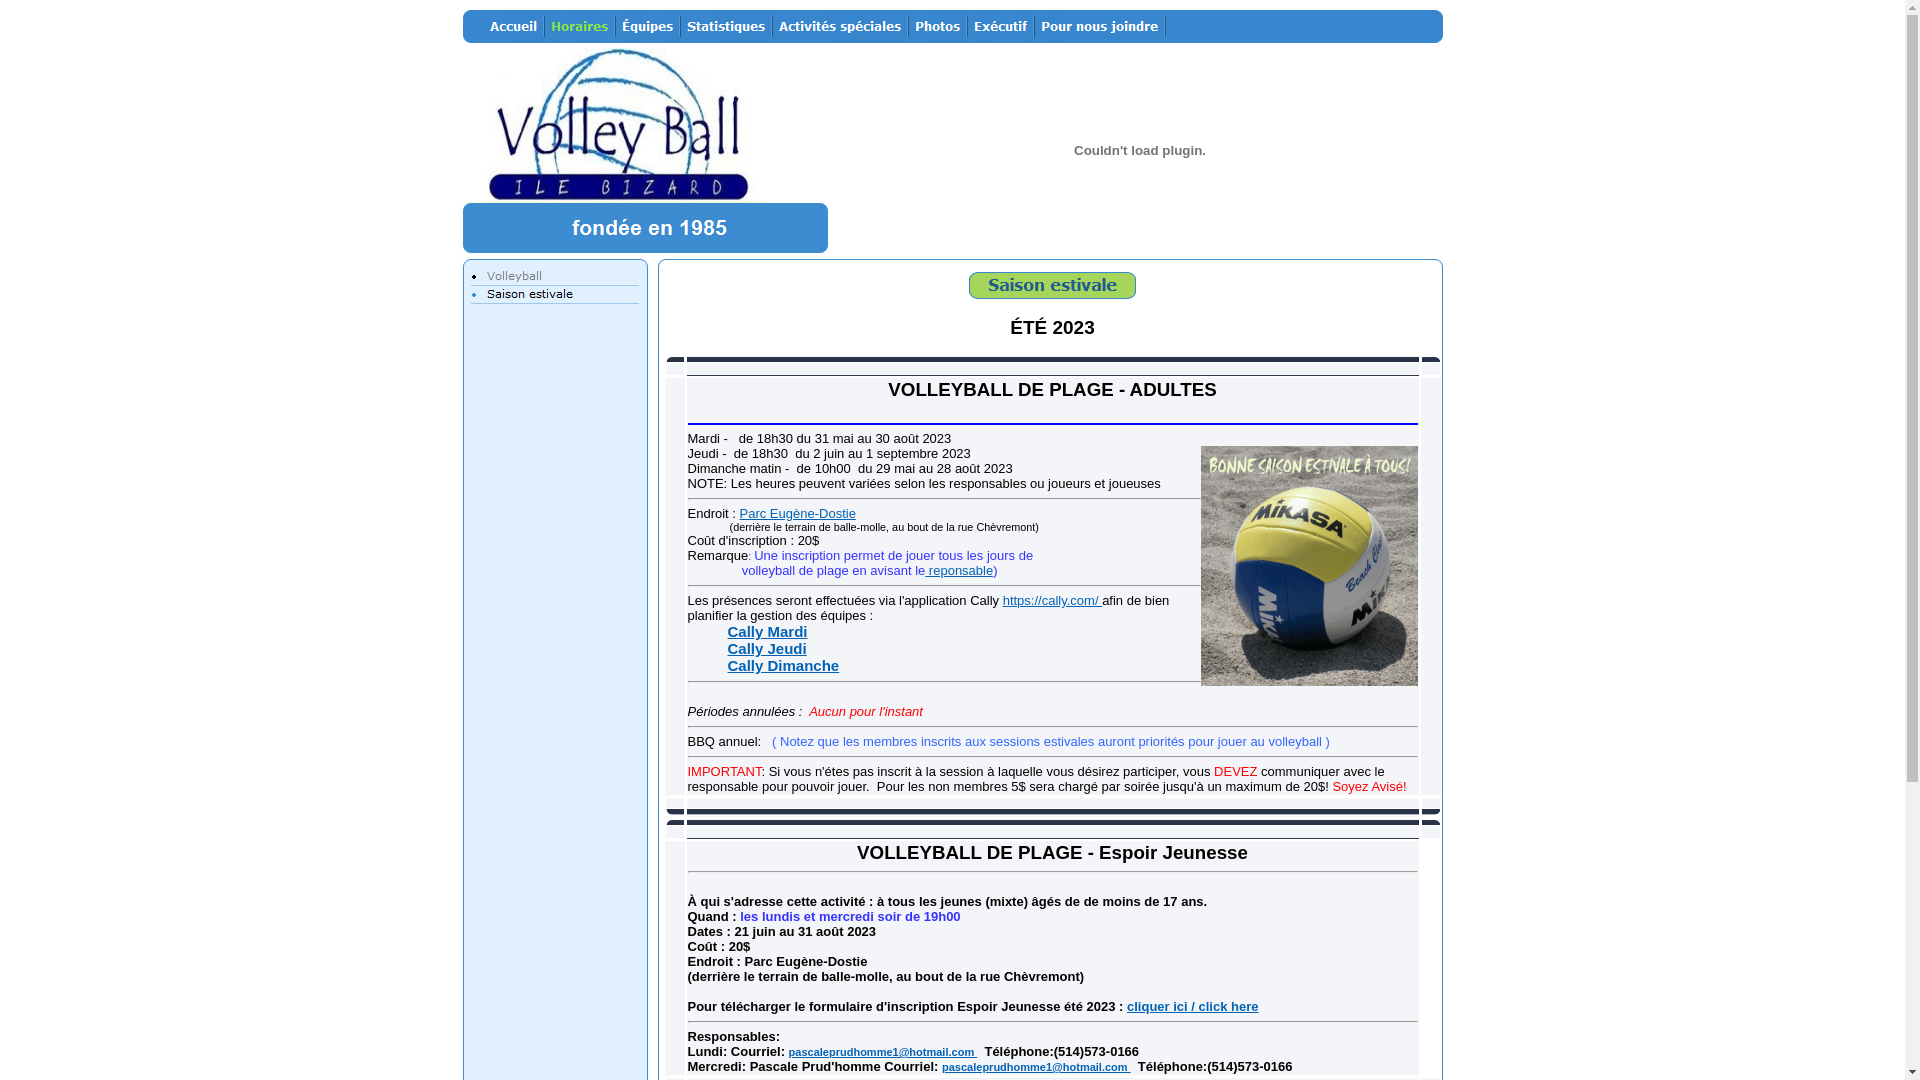 The width and height of the screenshot is (1920, 1080). I want to click on 'pascaleprudhomme1@hotmail.com', so click(1036, 1066).